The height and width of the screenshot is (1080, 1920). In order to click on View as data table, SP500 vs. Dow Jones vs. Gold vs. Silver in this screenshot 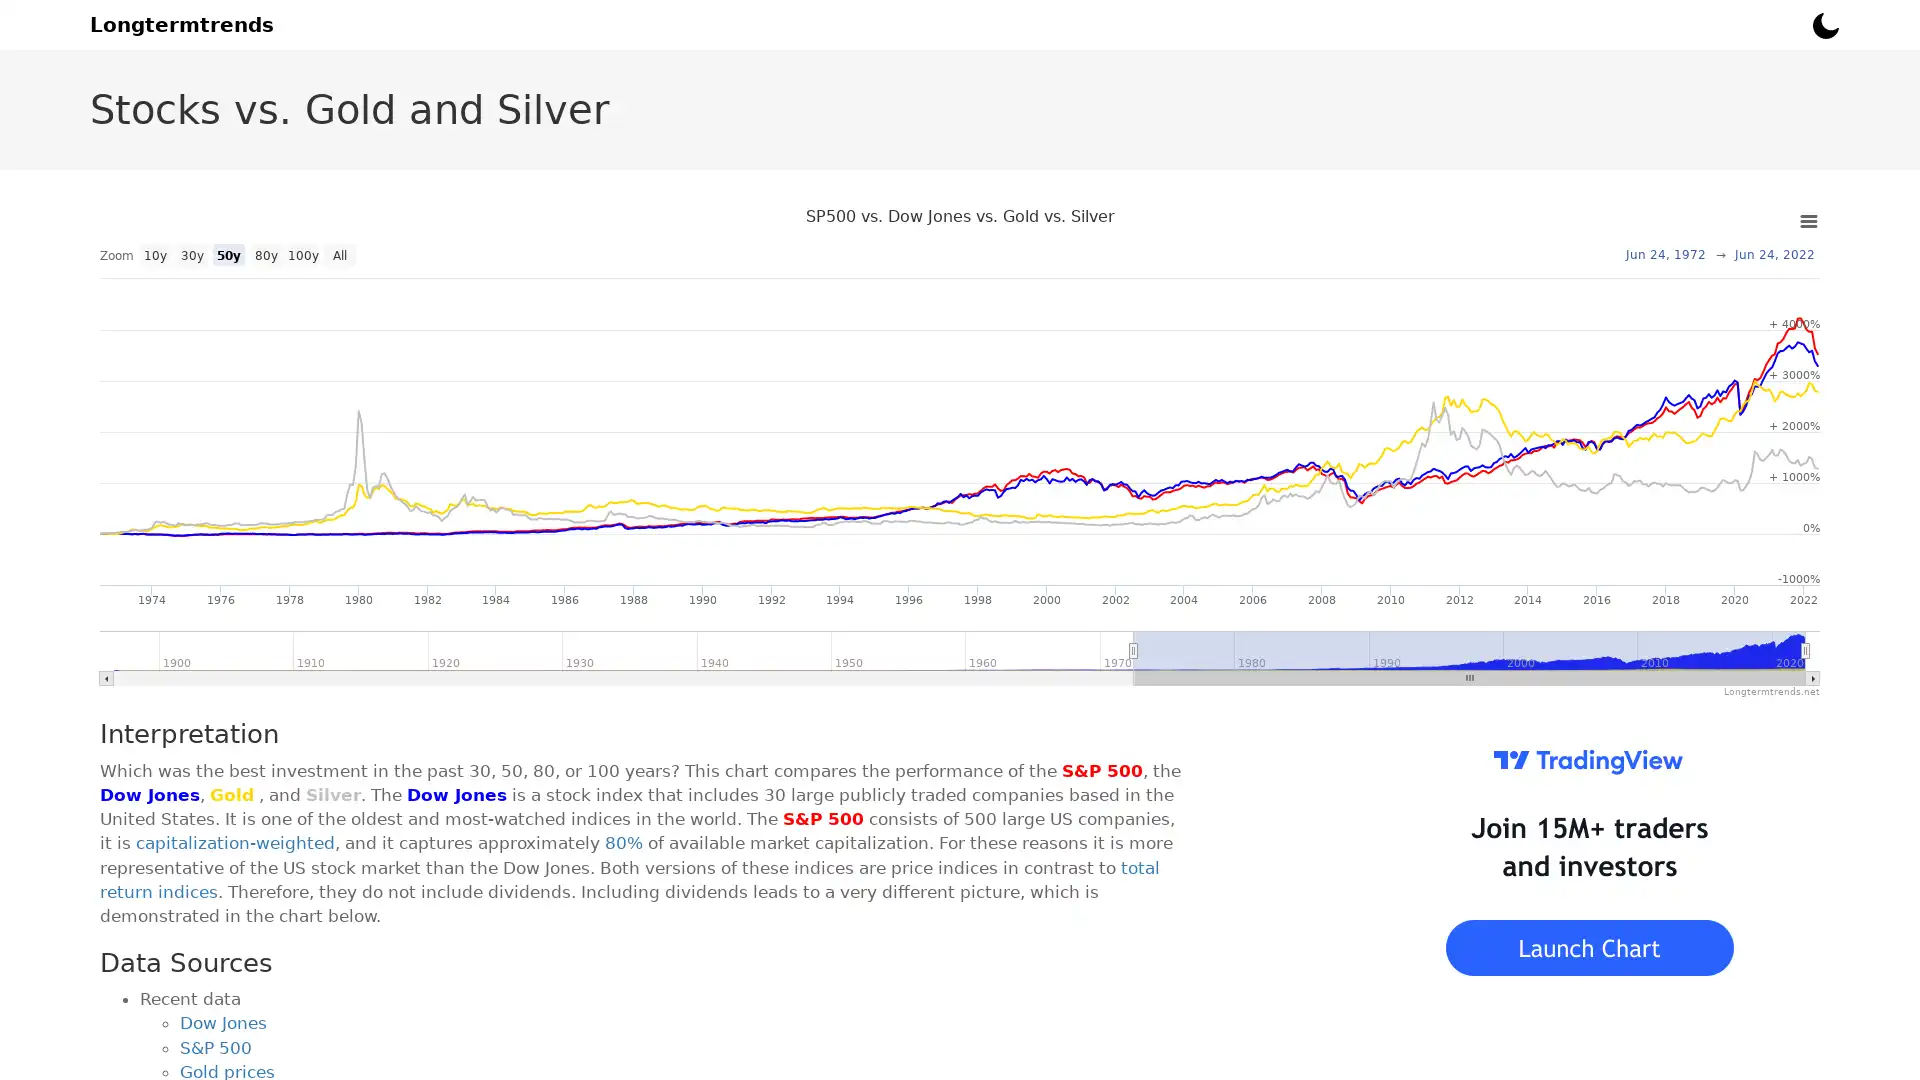, I will do `click(301, 262)`.